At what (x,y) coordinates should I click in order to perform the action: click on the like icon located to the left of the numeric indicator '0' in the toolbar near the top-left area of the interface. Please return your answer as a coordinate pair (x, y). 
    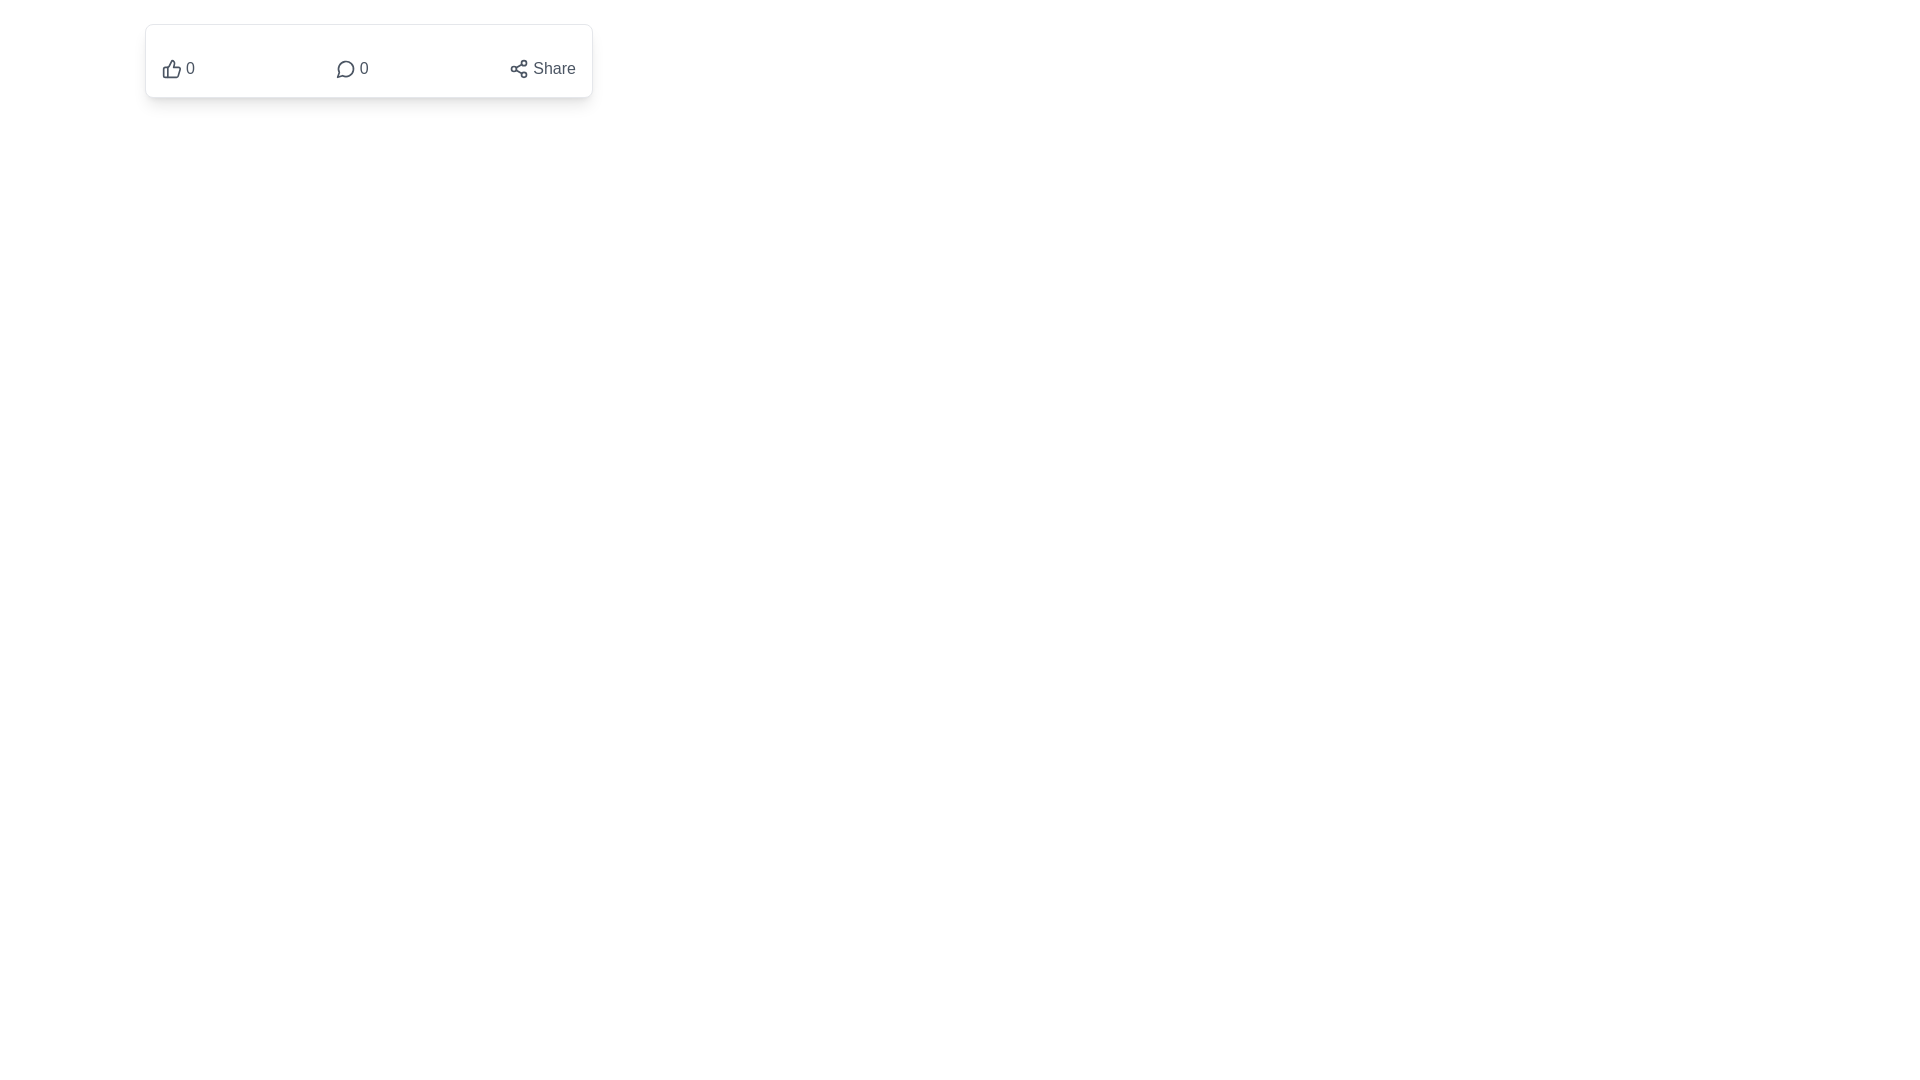
    Looking at the image, I should click on (172, 68).